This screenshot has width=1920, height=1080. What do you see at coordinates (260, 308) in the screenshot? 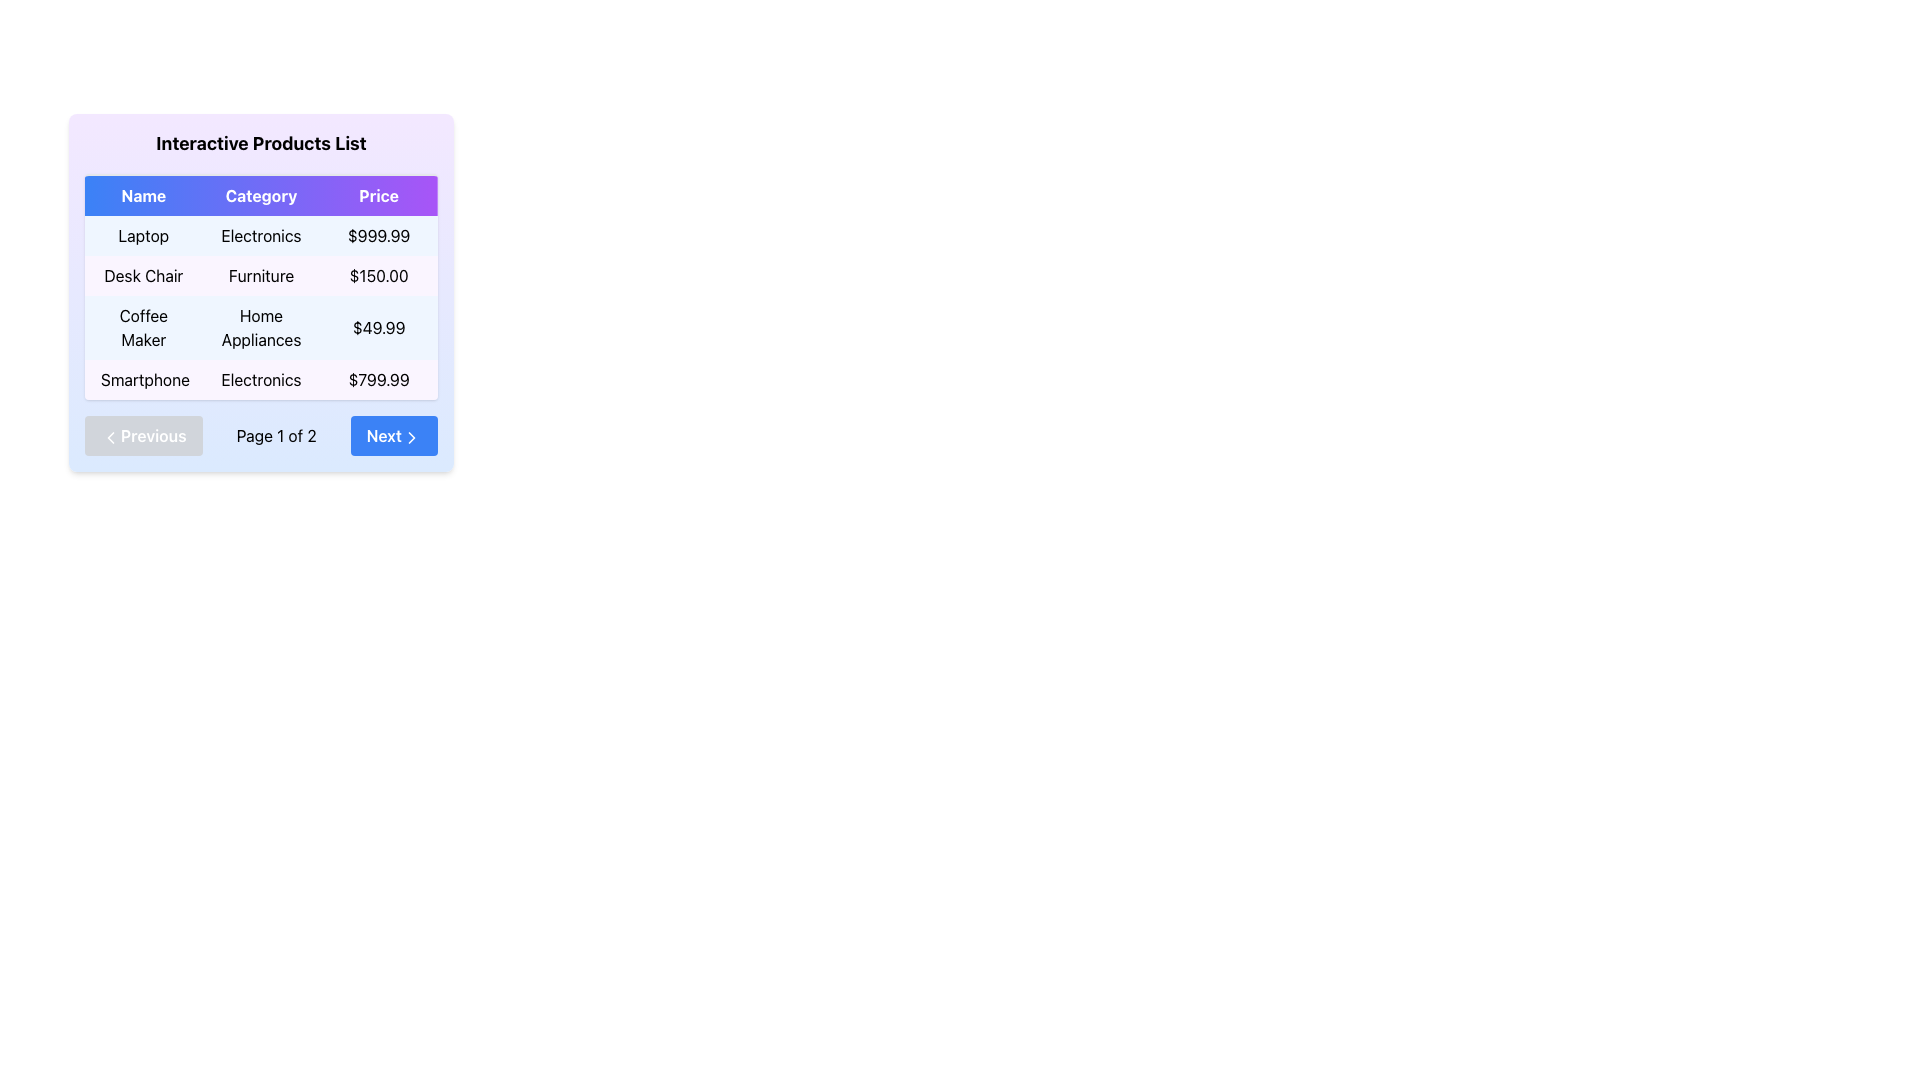
I see `the third row of the product listing table displaying 'Coffee Maker', 'Home Appliances', and '$49.99'` at bounding box center [260, 308].